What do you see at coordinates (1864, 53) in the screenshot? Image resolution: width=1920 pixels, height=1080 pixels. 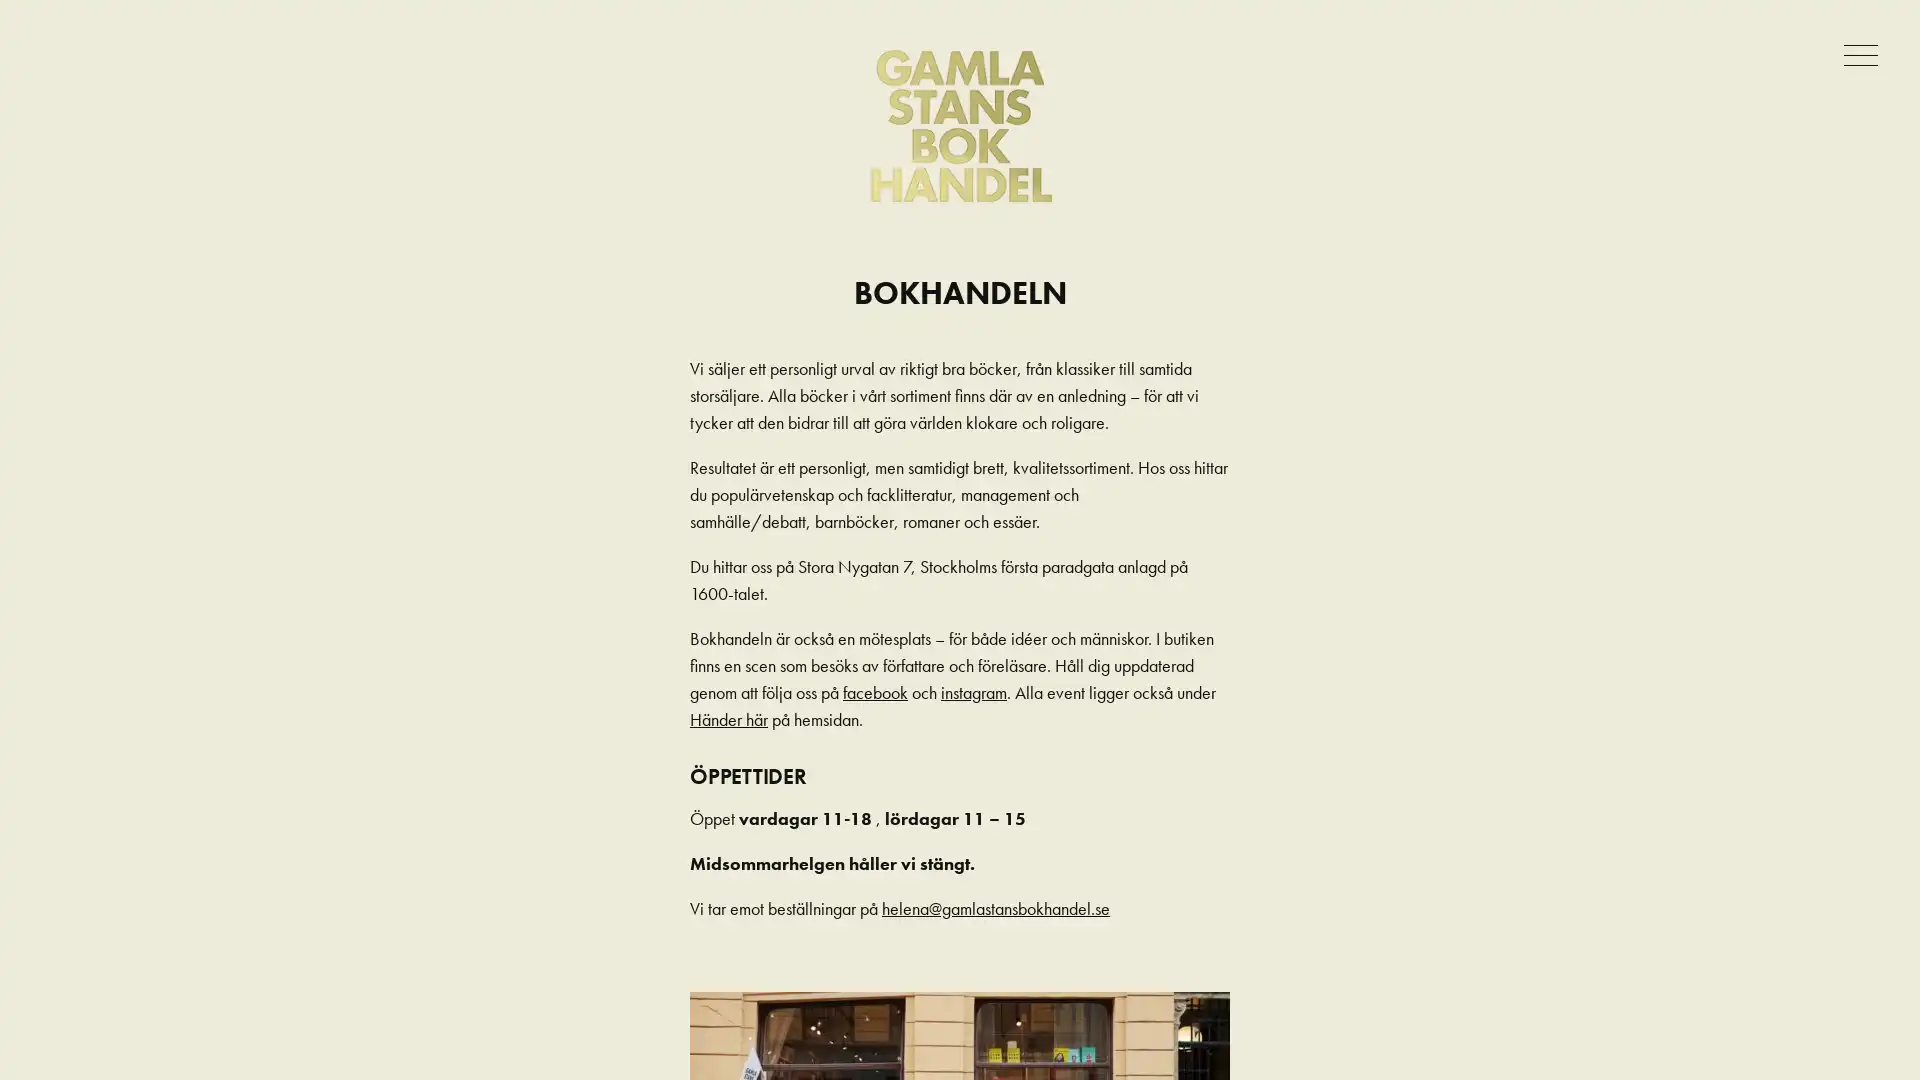 I see `Meny` at bounding box center [1864, 53].